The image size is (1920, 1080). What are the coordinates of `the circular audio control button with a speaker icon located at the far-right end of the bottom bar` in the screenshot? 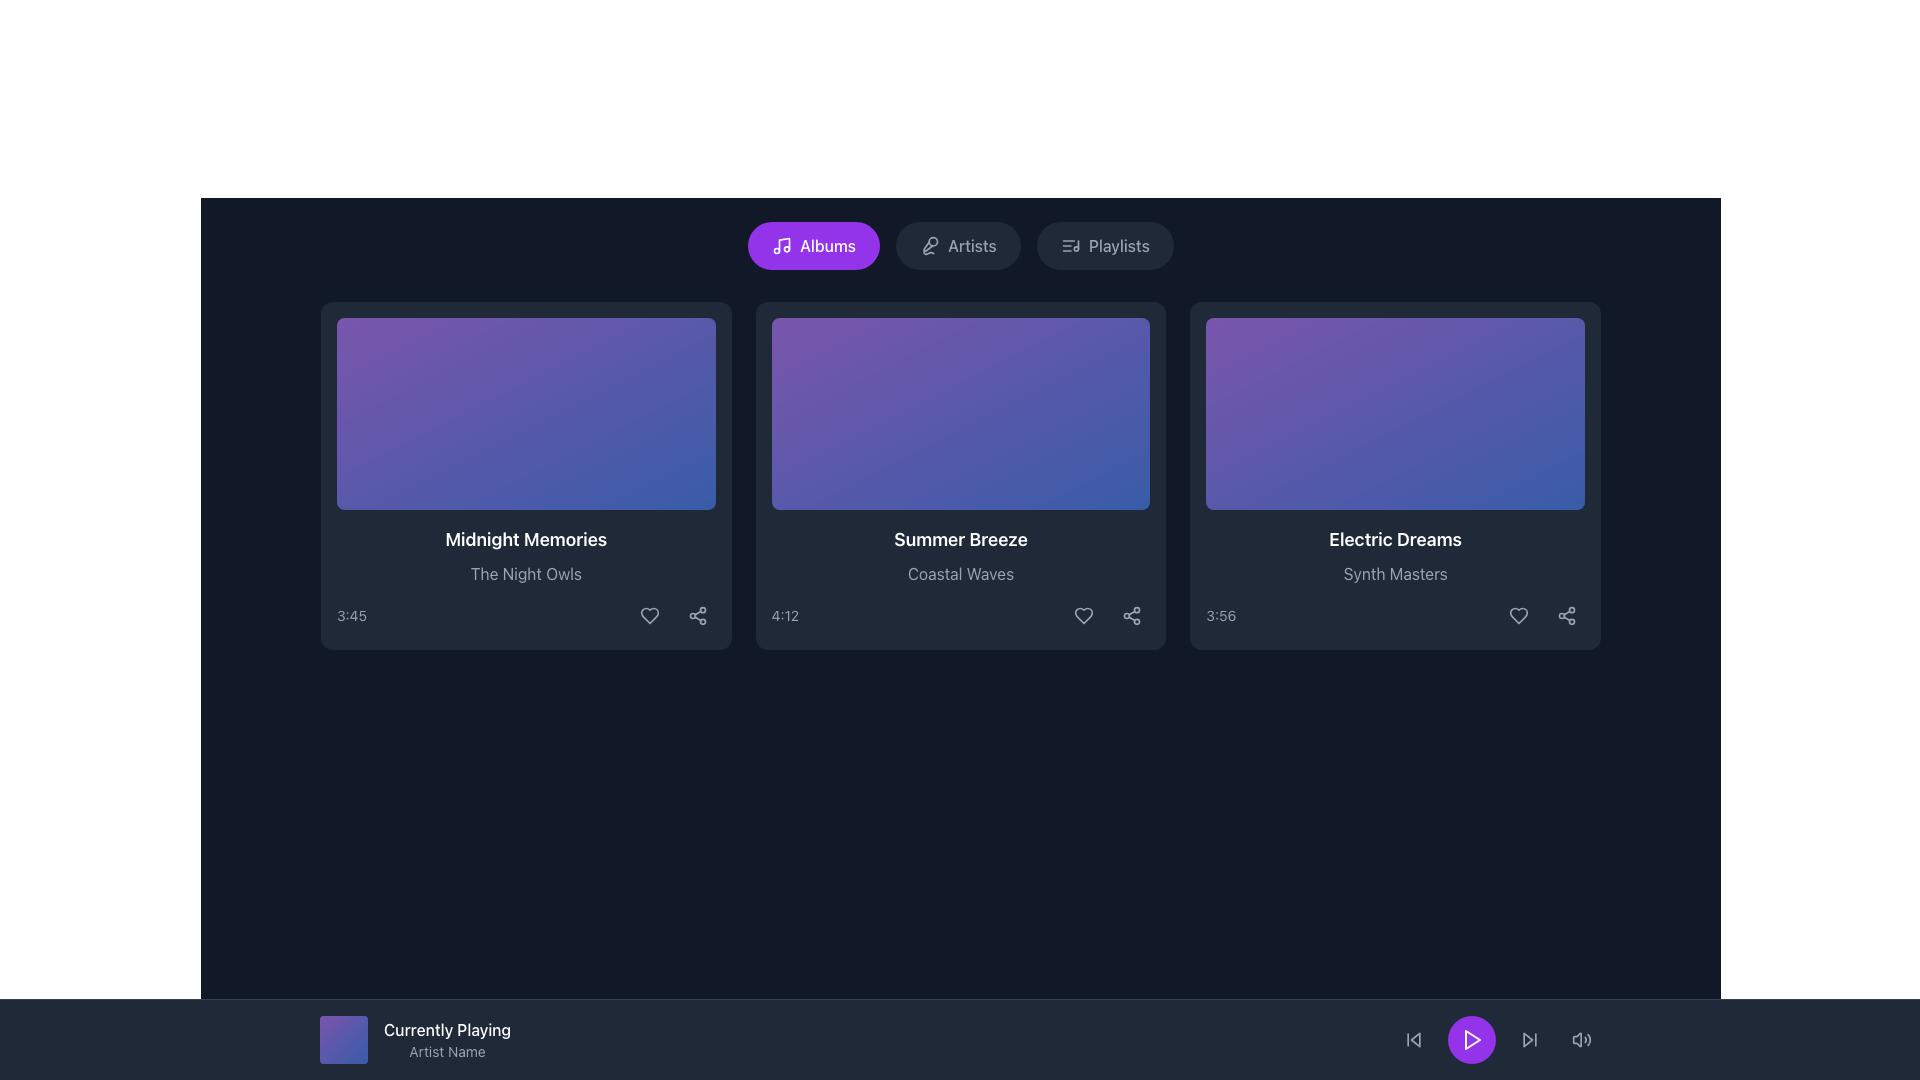 It's located at (1581, 1039).